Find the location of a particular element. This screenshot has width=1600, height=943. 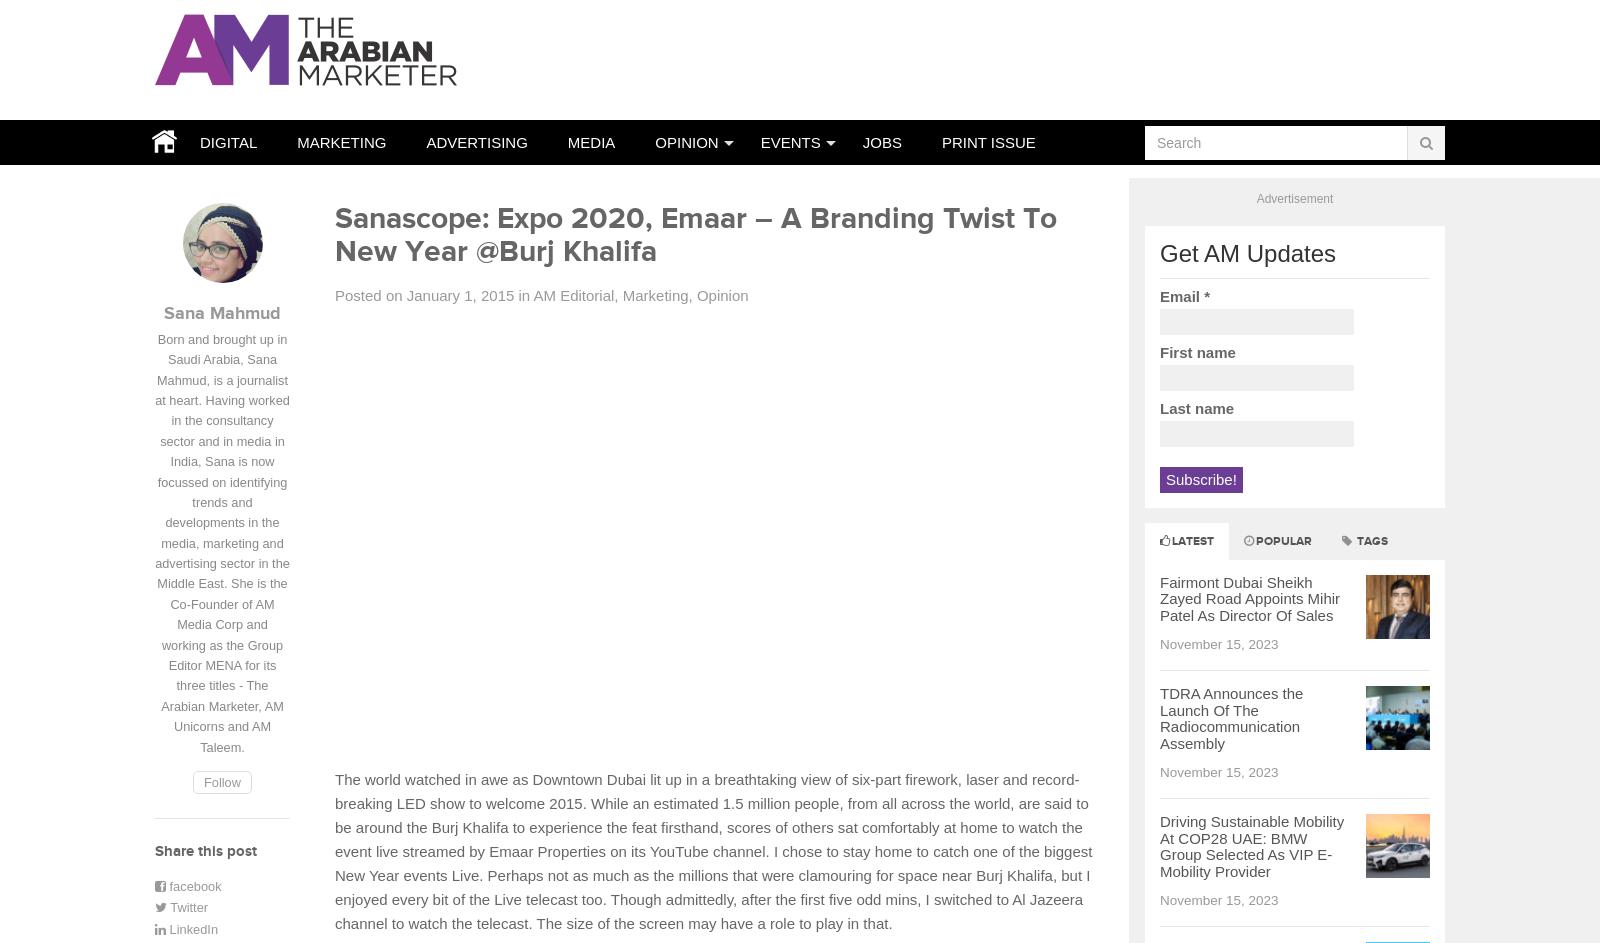

'Twitter' is located at coordinates (186, 906).